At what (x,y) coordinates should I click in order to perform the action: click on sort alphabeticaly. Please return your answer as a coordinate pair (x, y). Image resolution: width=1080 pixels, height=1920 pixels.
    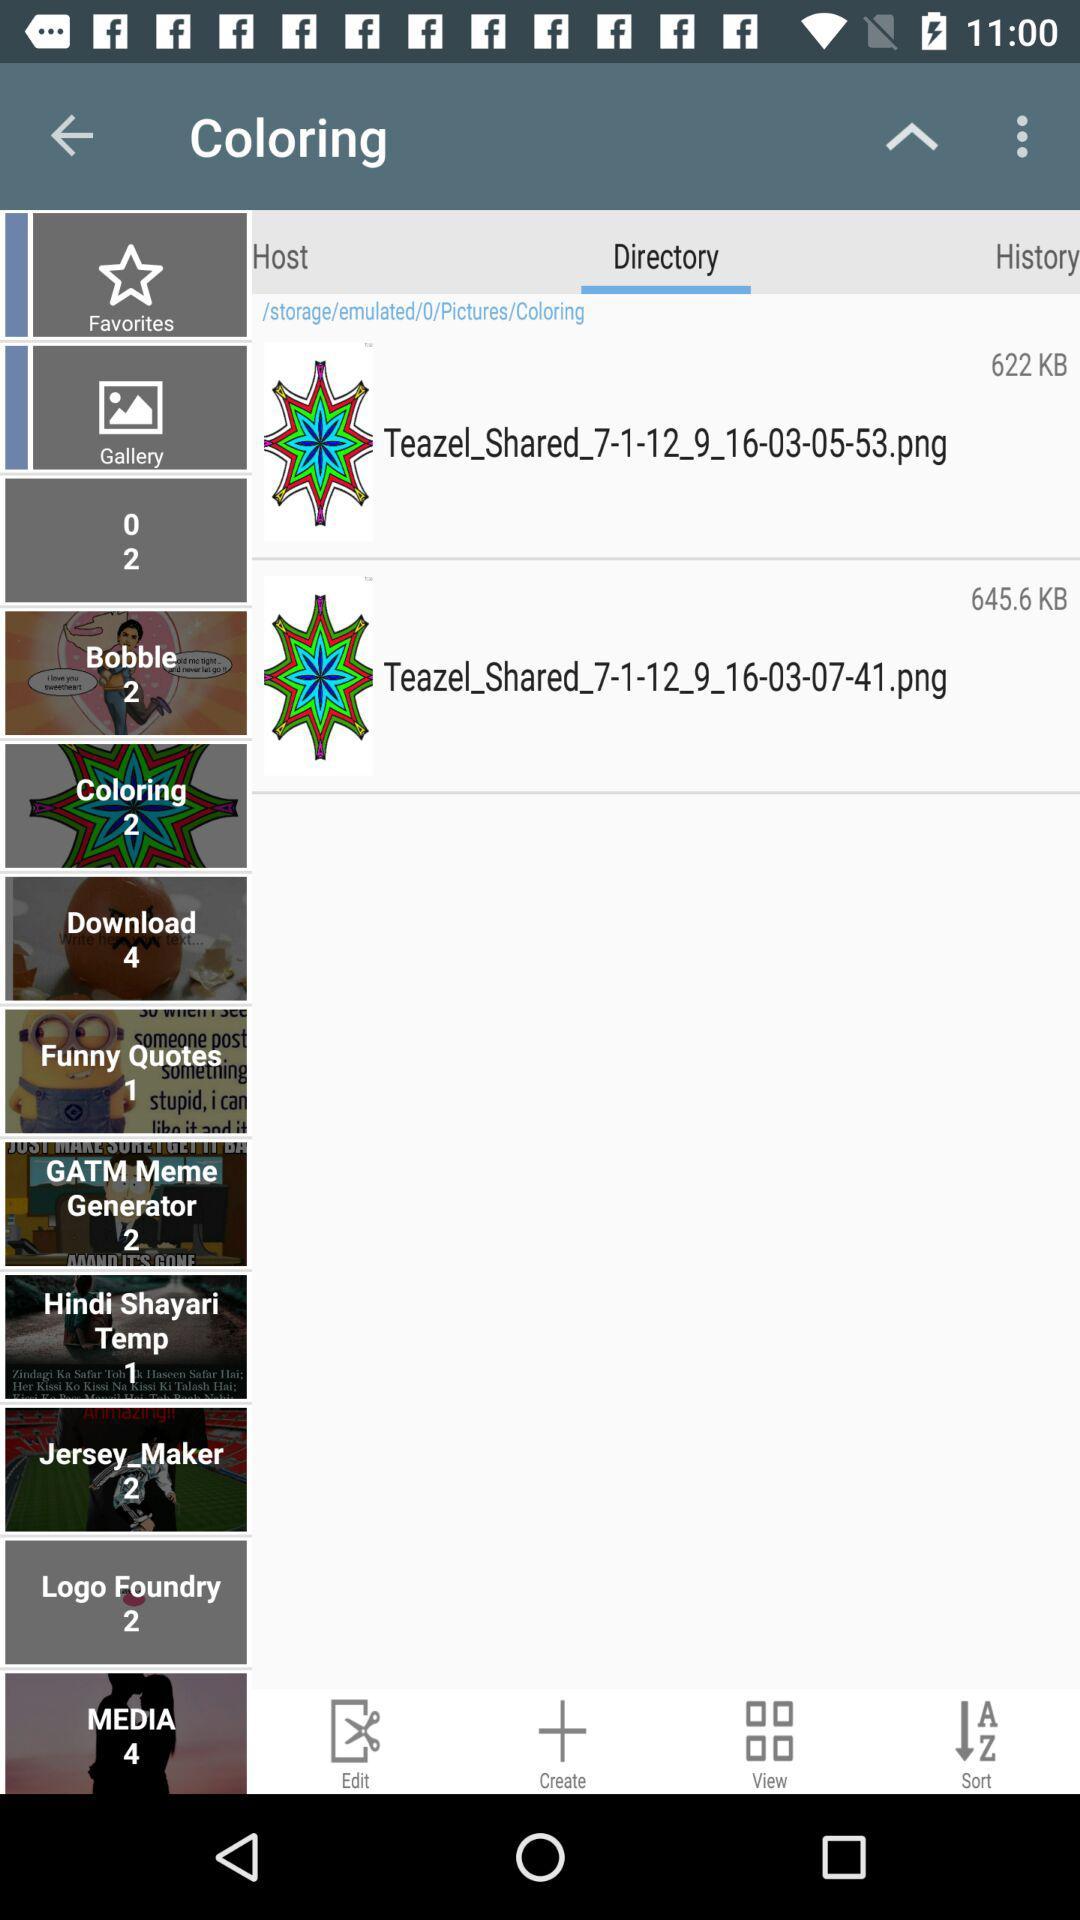
    Looking at the image, I should click on (975, 1740).